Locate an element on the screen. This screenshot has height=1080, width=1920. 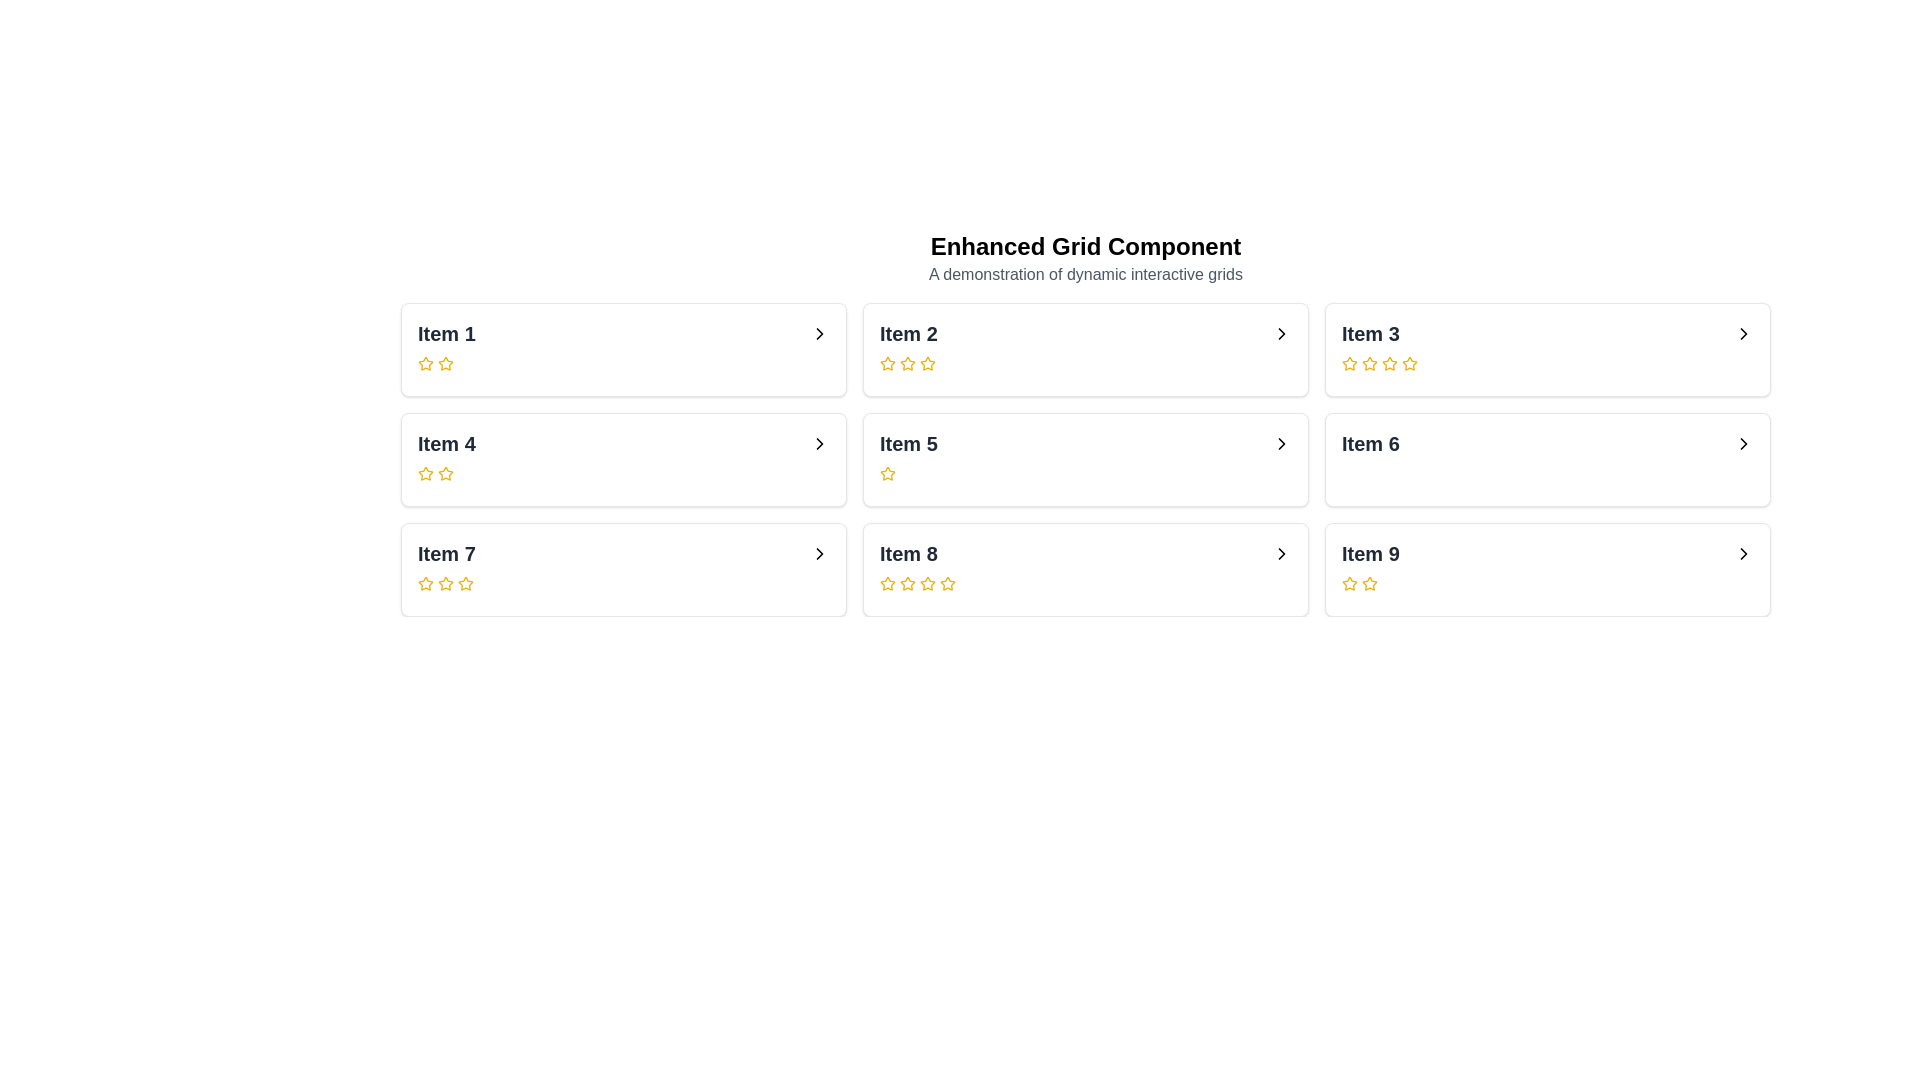
the rightward-pointing chevron icon within the grid layout for 'Item 9' is located at coordinates (1742, 554).